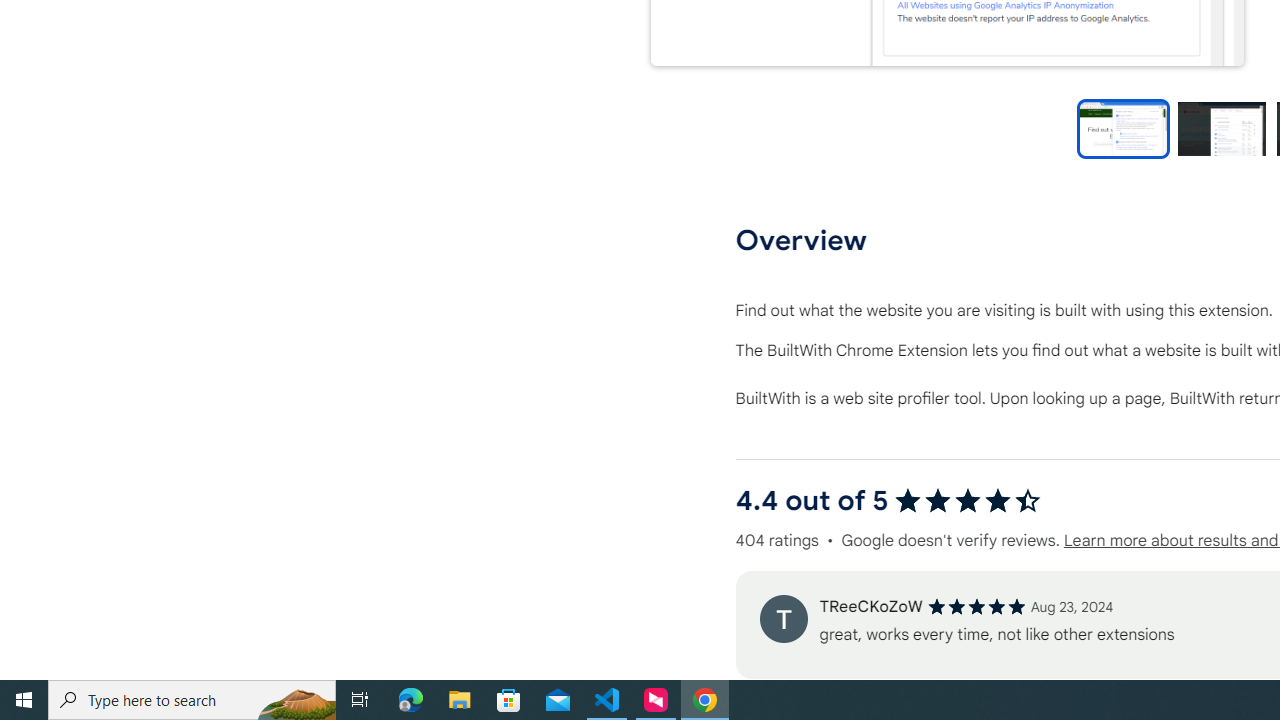 Image resolution: width=1280 pixels, height=720 pixels. Describe the element at coordinates (410, 698) in the screenshot. I see `'Microsoft Edge'` at that location.